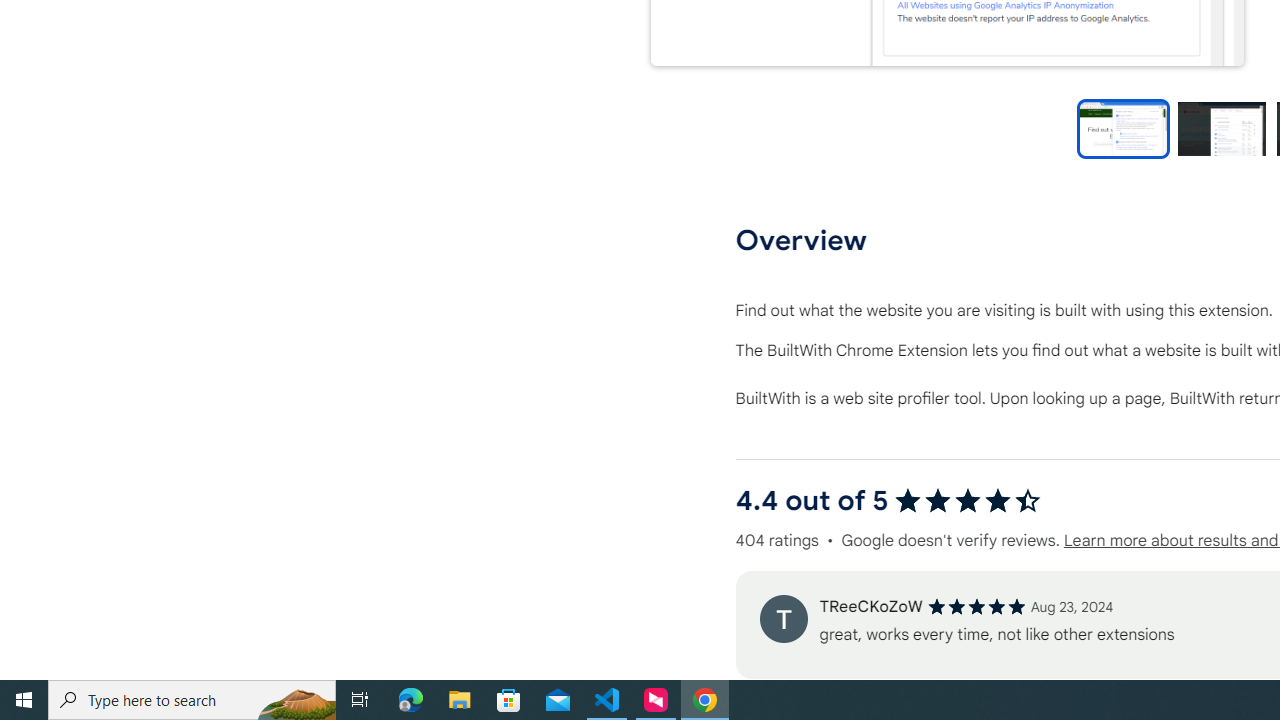 Image resolution: width=1280 pixels, height=720 pixels. Describe the element at coordinates (410, 698) in the screenshot. I see `'Microsoft Edge'` at that location.